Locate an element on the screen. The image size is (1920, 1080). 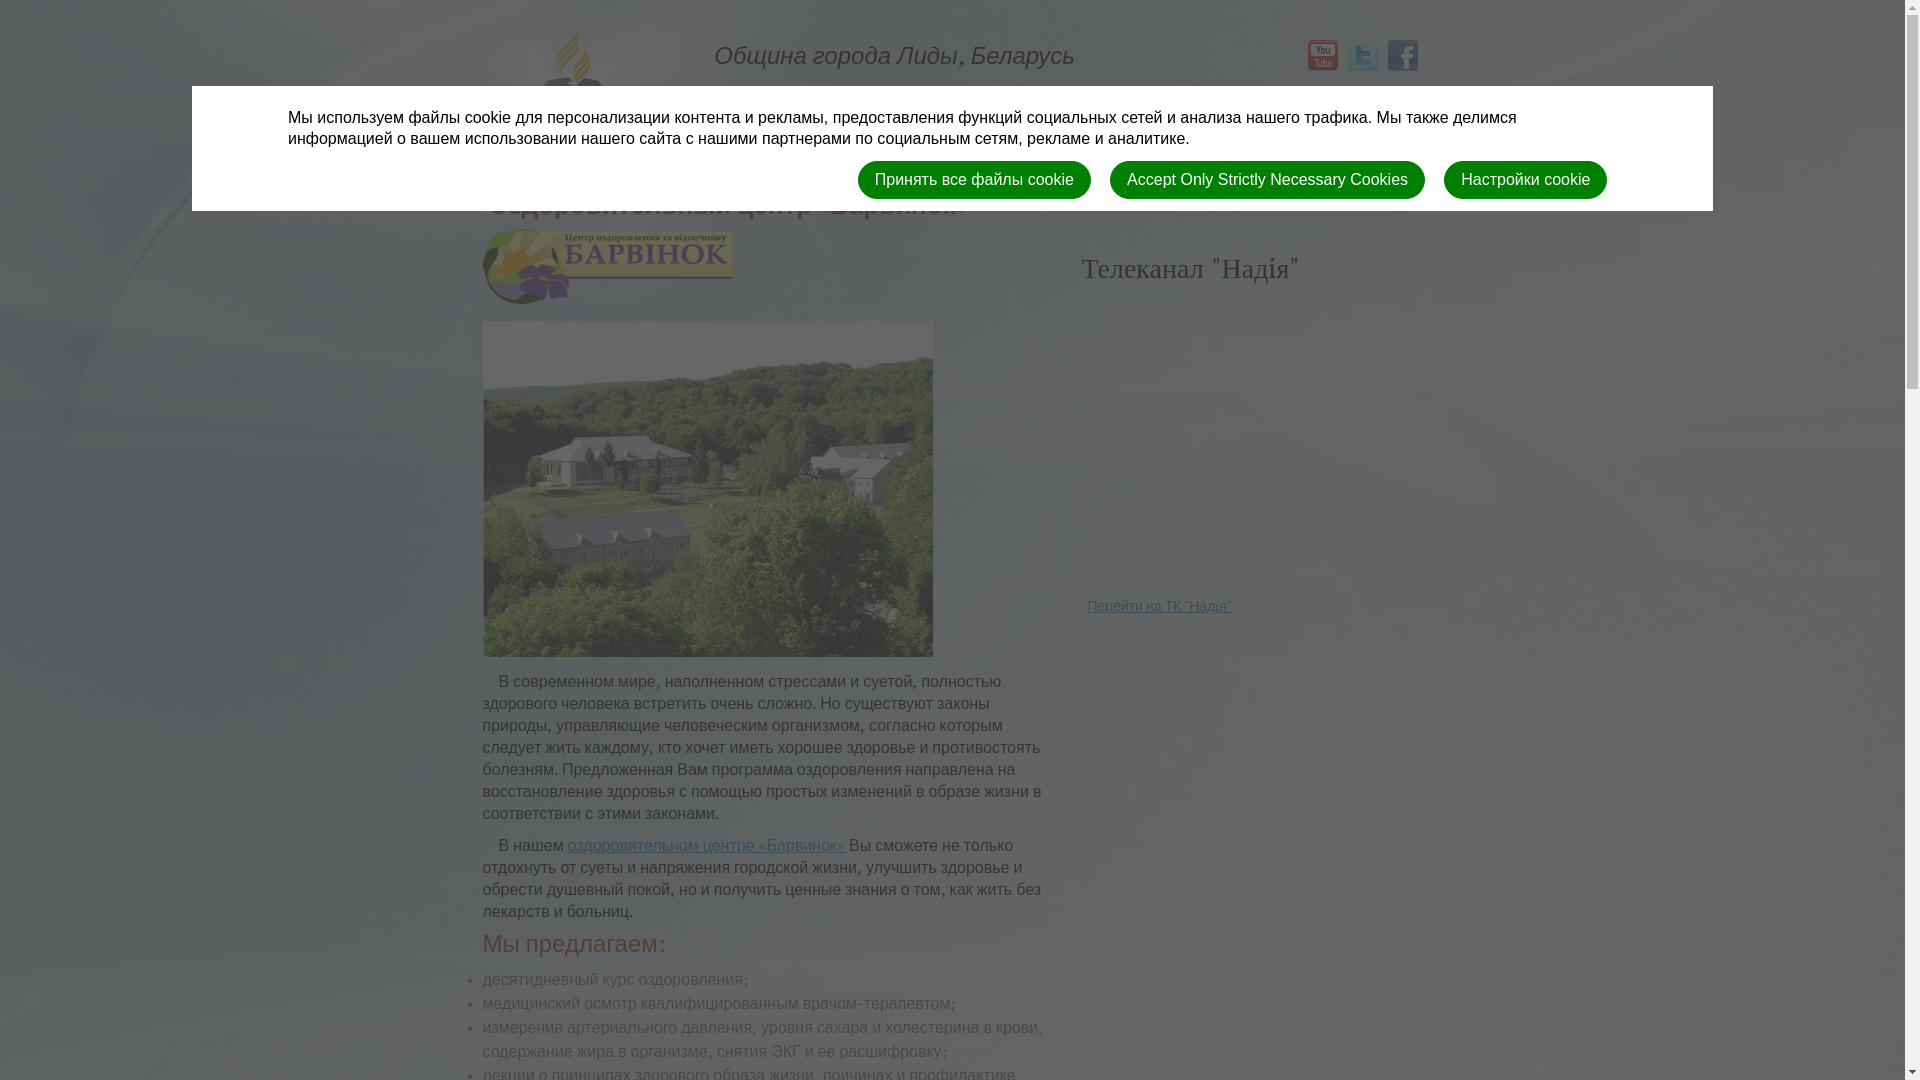
'Facebook Page' is located at coordinates (1399, 55).